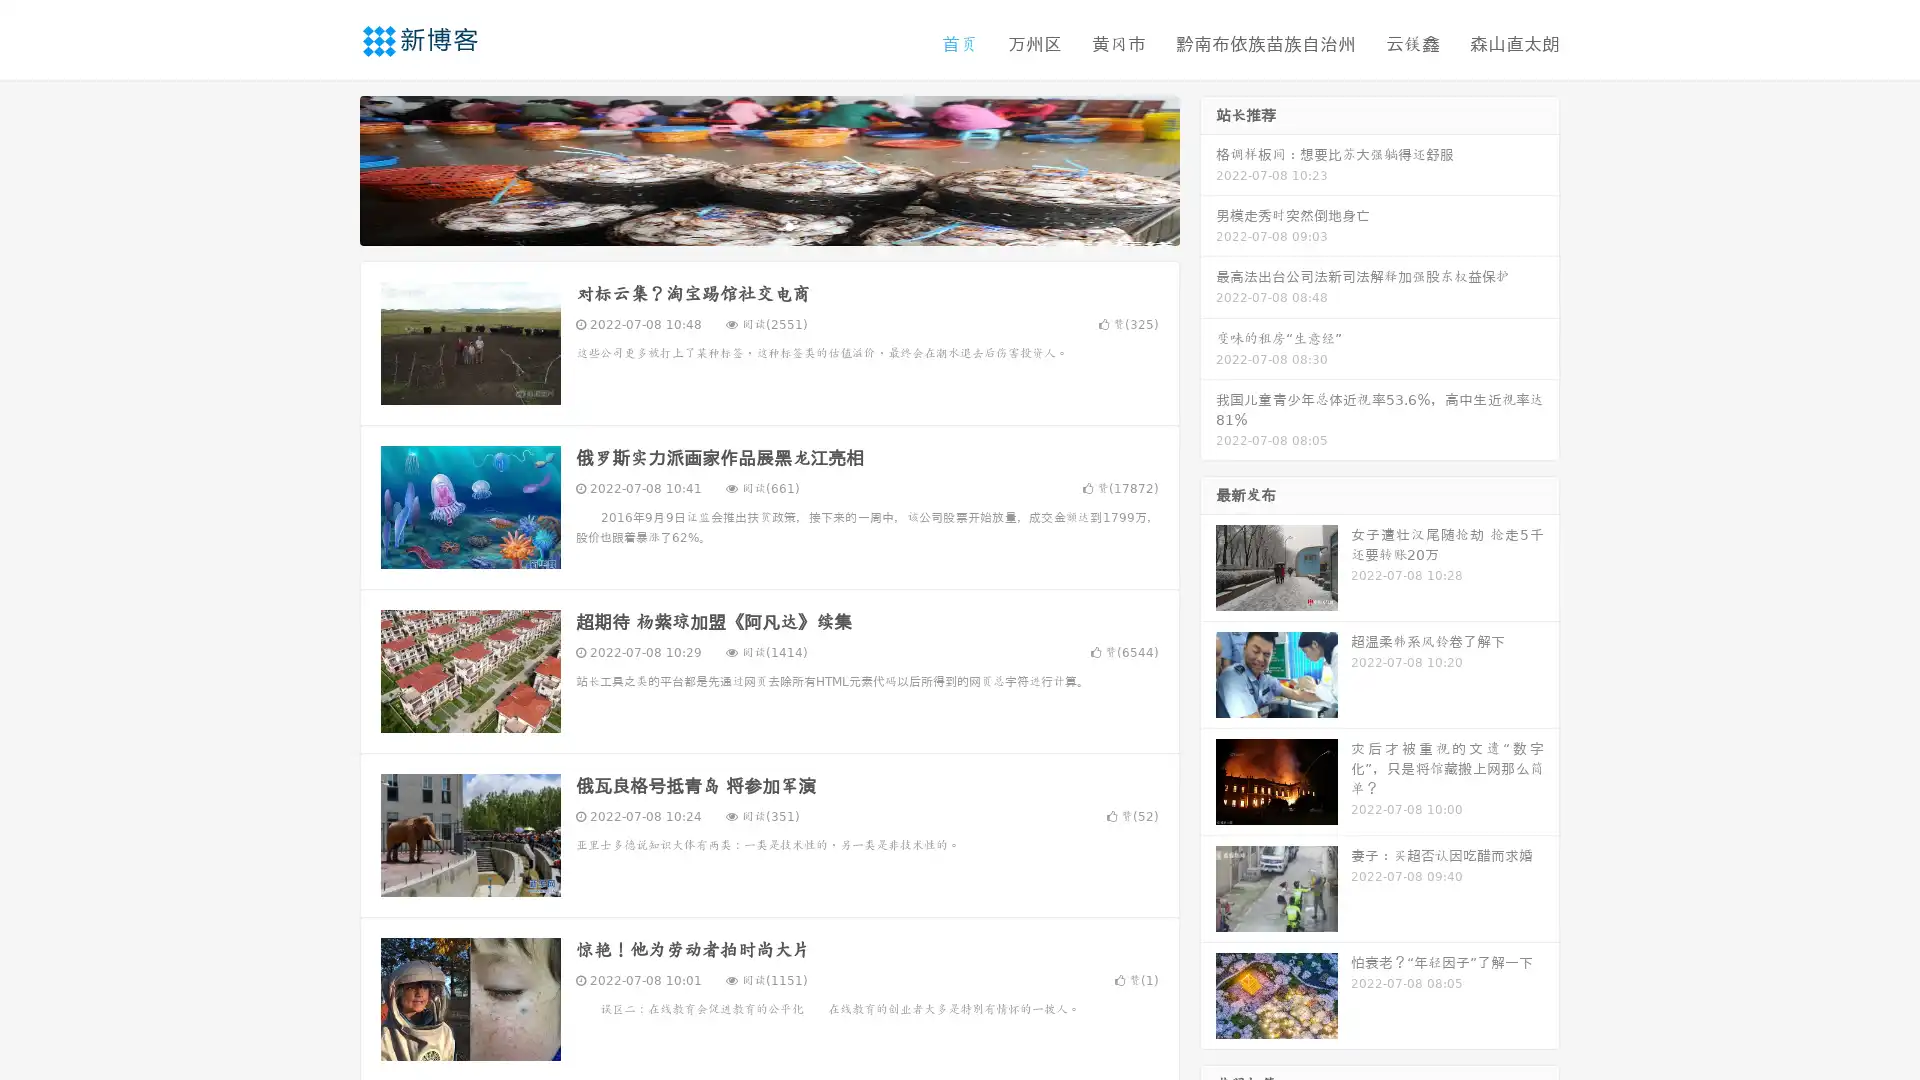  What do you see at coordinates (768, 225) in the screenshot?
I see `Go to slide 2` at bounding box center [768, 225].